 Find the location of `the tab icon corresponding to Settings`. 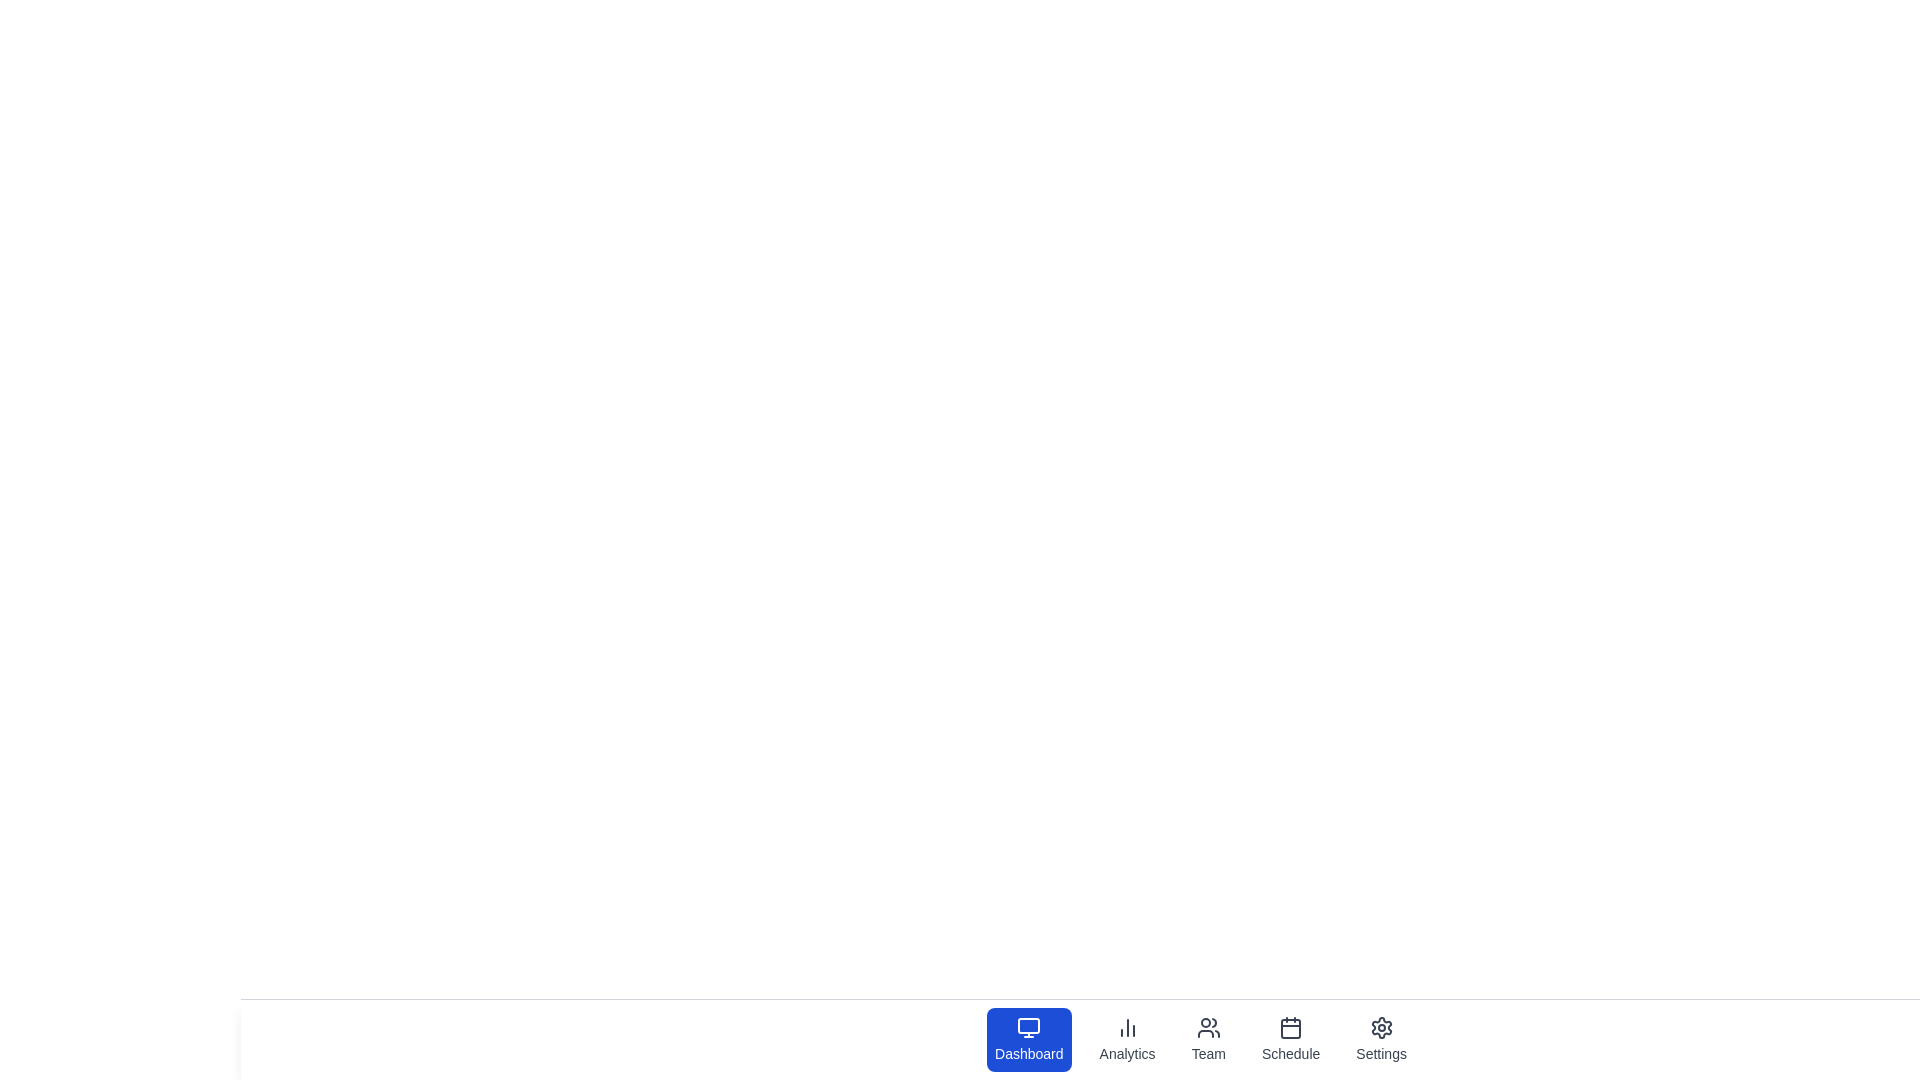

the tab icon corresponding to Settings is located at coordinates (1380, 1039).